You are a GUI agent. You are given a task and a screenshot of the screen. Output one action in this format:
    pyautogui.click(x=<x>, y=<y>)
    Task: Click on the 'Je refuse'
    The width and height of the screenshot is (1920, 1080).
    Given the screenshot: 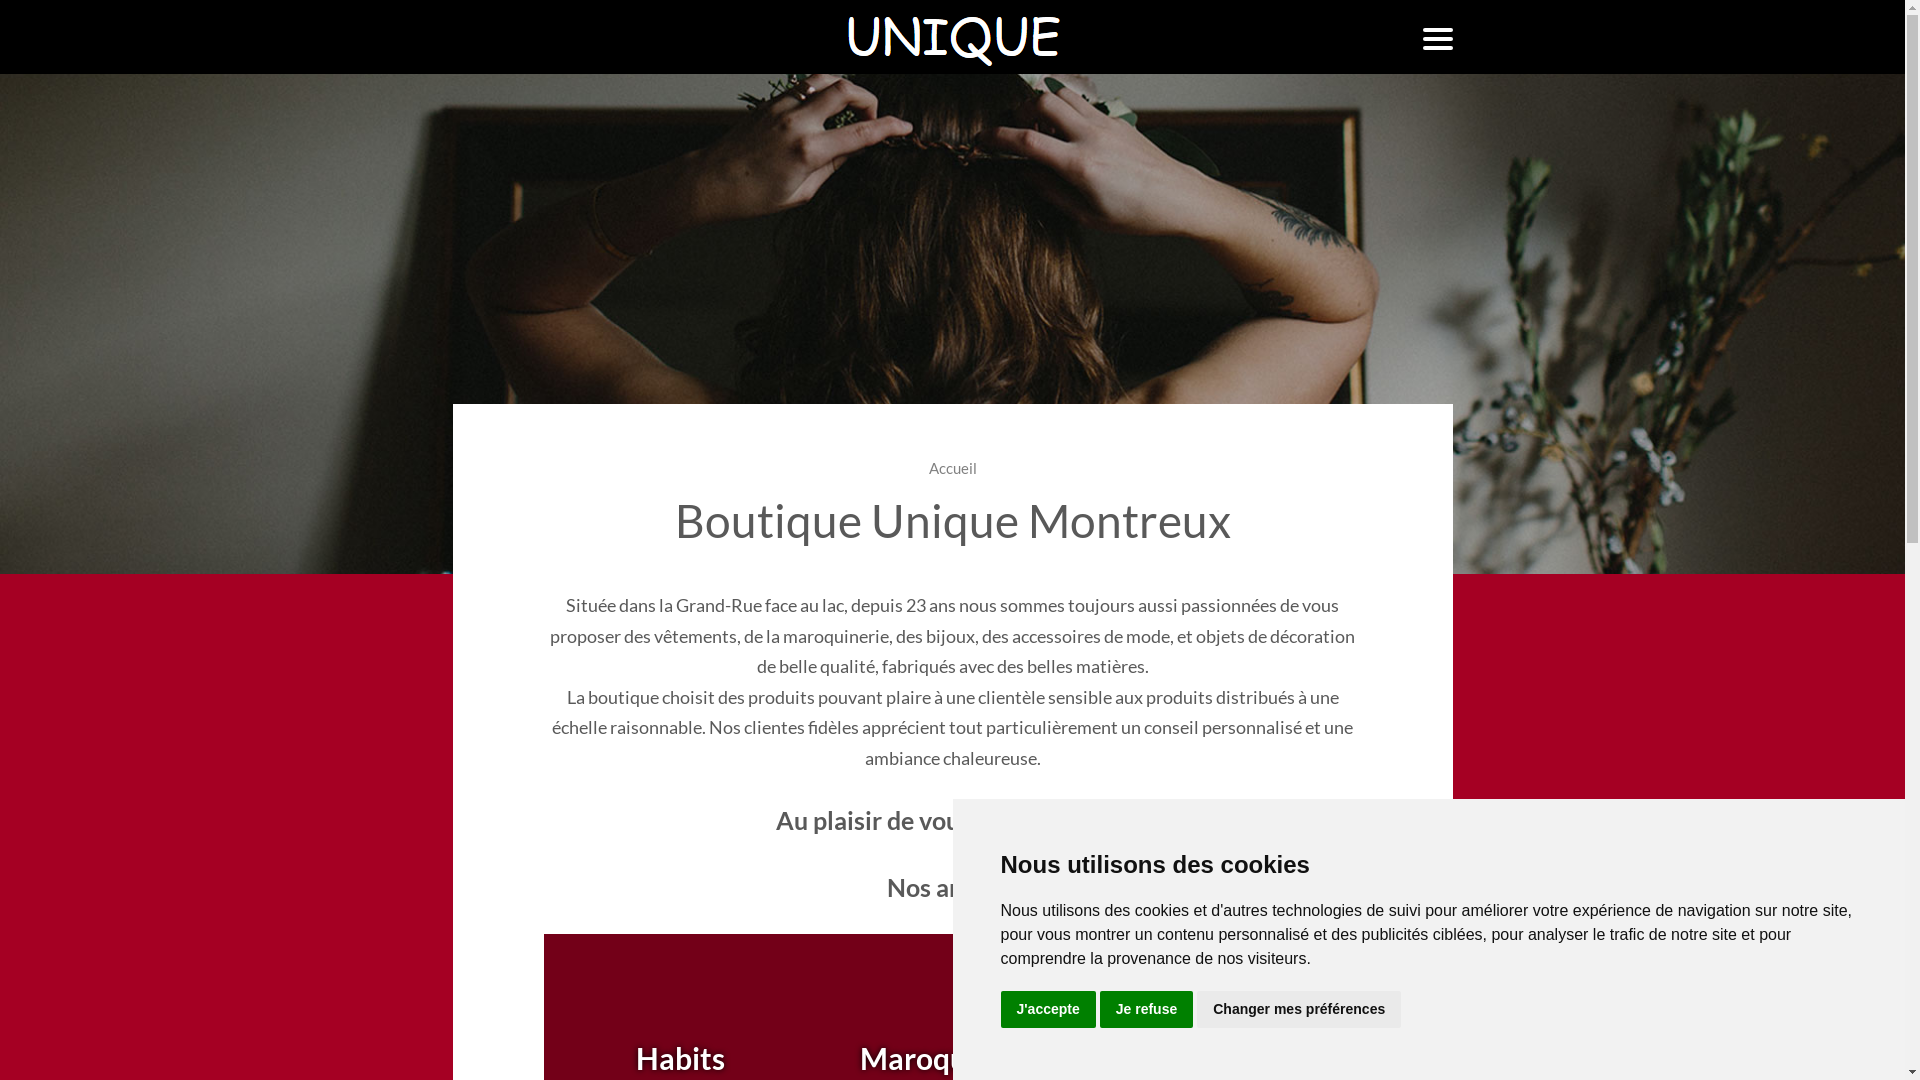 What is the action you would take?
    pyautogui.click(x=1098, y=1009)
    